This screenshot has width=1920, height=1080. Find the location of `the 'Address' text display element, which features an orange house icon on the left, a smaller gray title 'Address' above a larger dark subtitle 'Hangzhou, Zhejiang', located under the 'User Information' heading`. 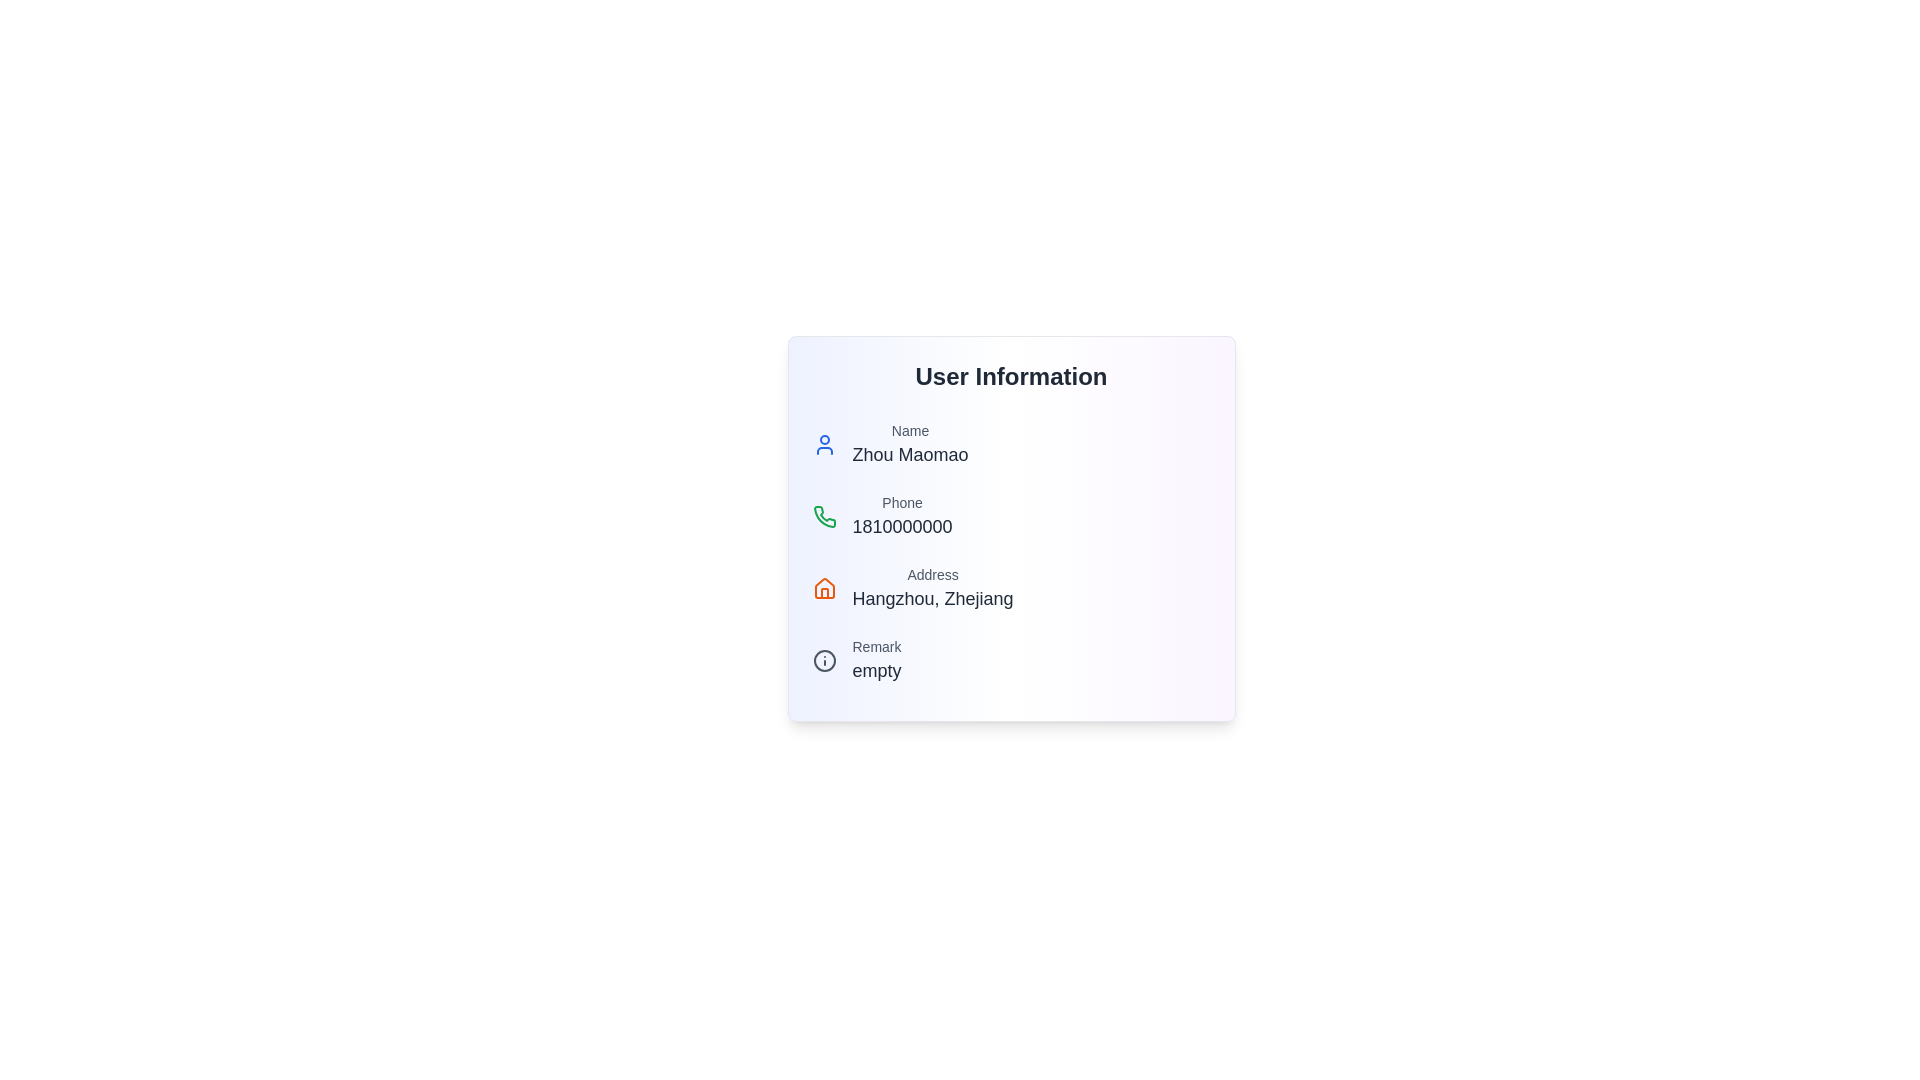

the 'Address' text display element, which features an orange house icon on the left, a smaller gray title 'Address' above a larger dark subtitle 'Hangzhou, Zhejiang', located under the 'User Information' heading is located at coordinates (1011, 588).